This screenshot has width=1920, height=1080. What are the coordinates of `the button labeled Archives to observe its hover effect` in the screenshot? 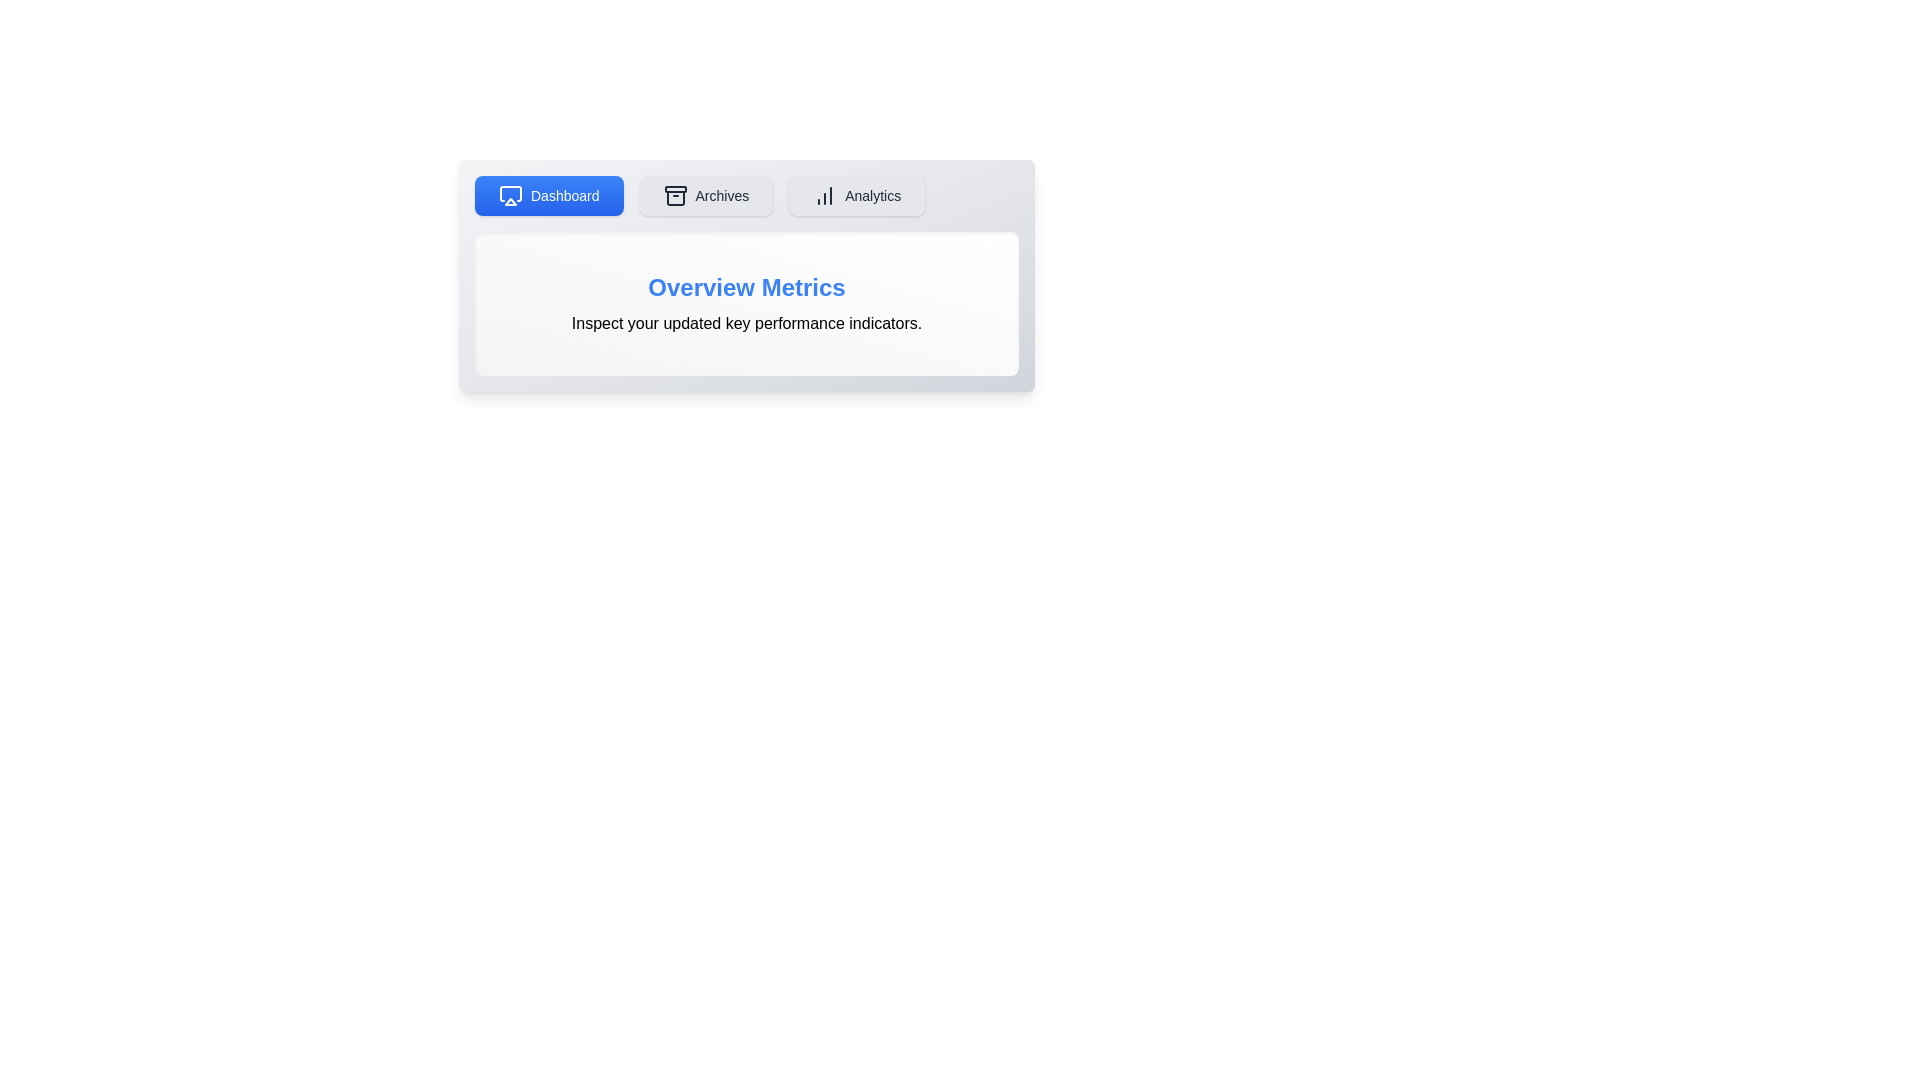 It's located at (706, 196).